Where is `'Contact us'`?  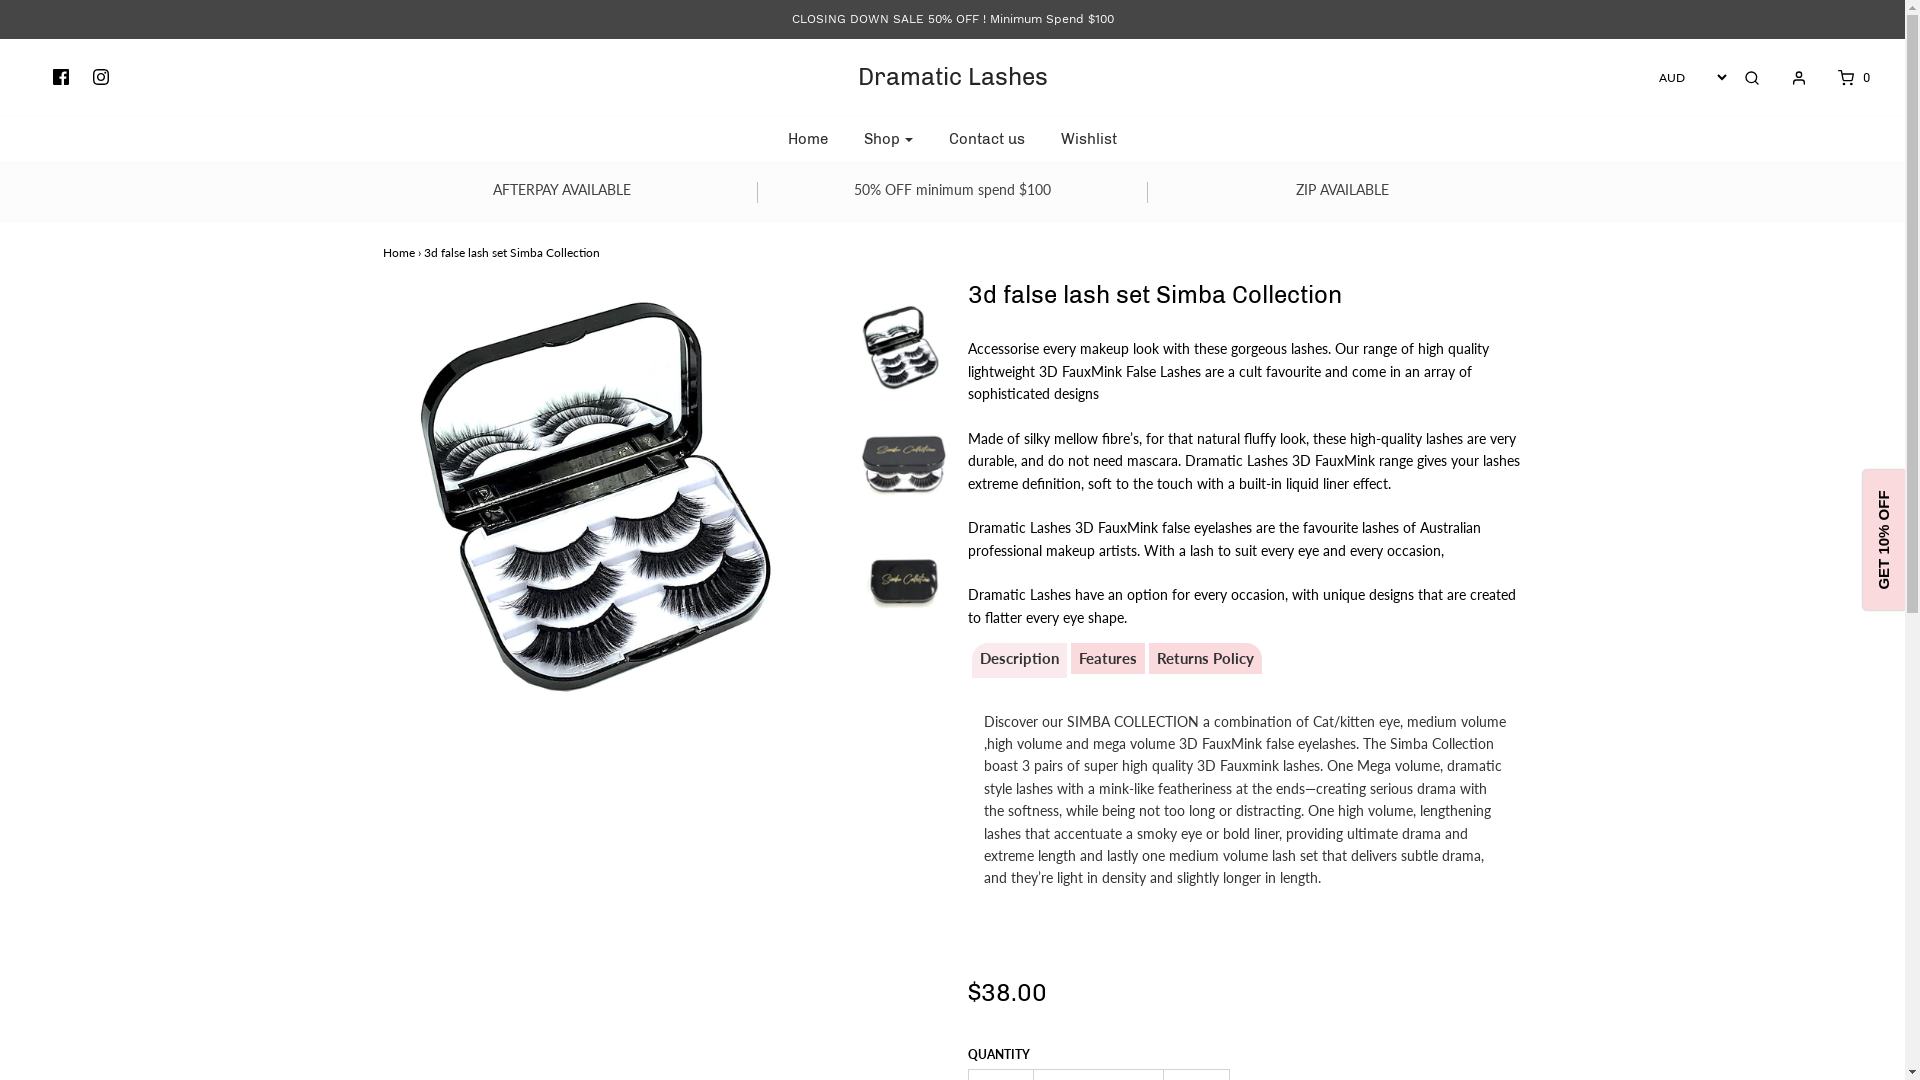 'Contact us' is located at coordinates (987, 137).